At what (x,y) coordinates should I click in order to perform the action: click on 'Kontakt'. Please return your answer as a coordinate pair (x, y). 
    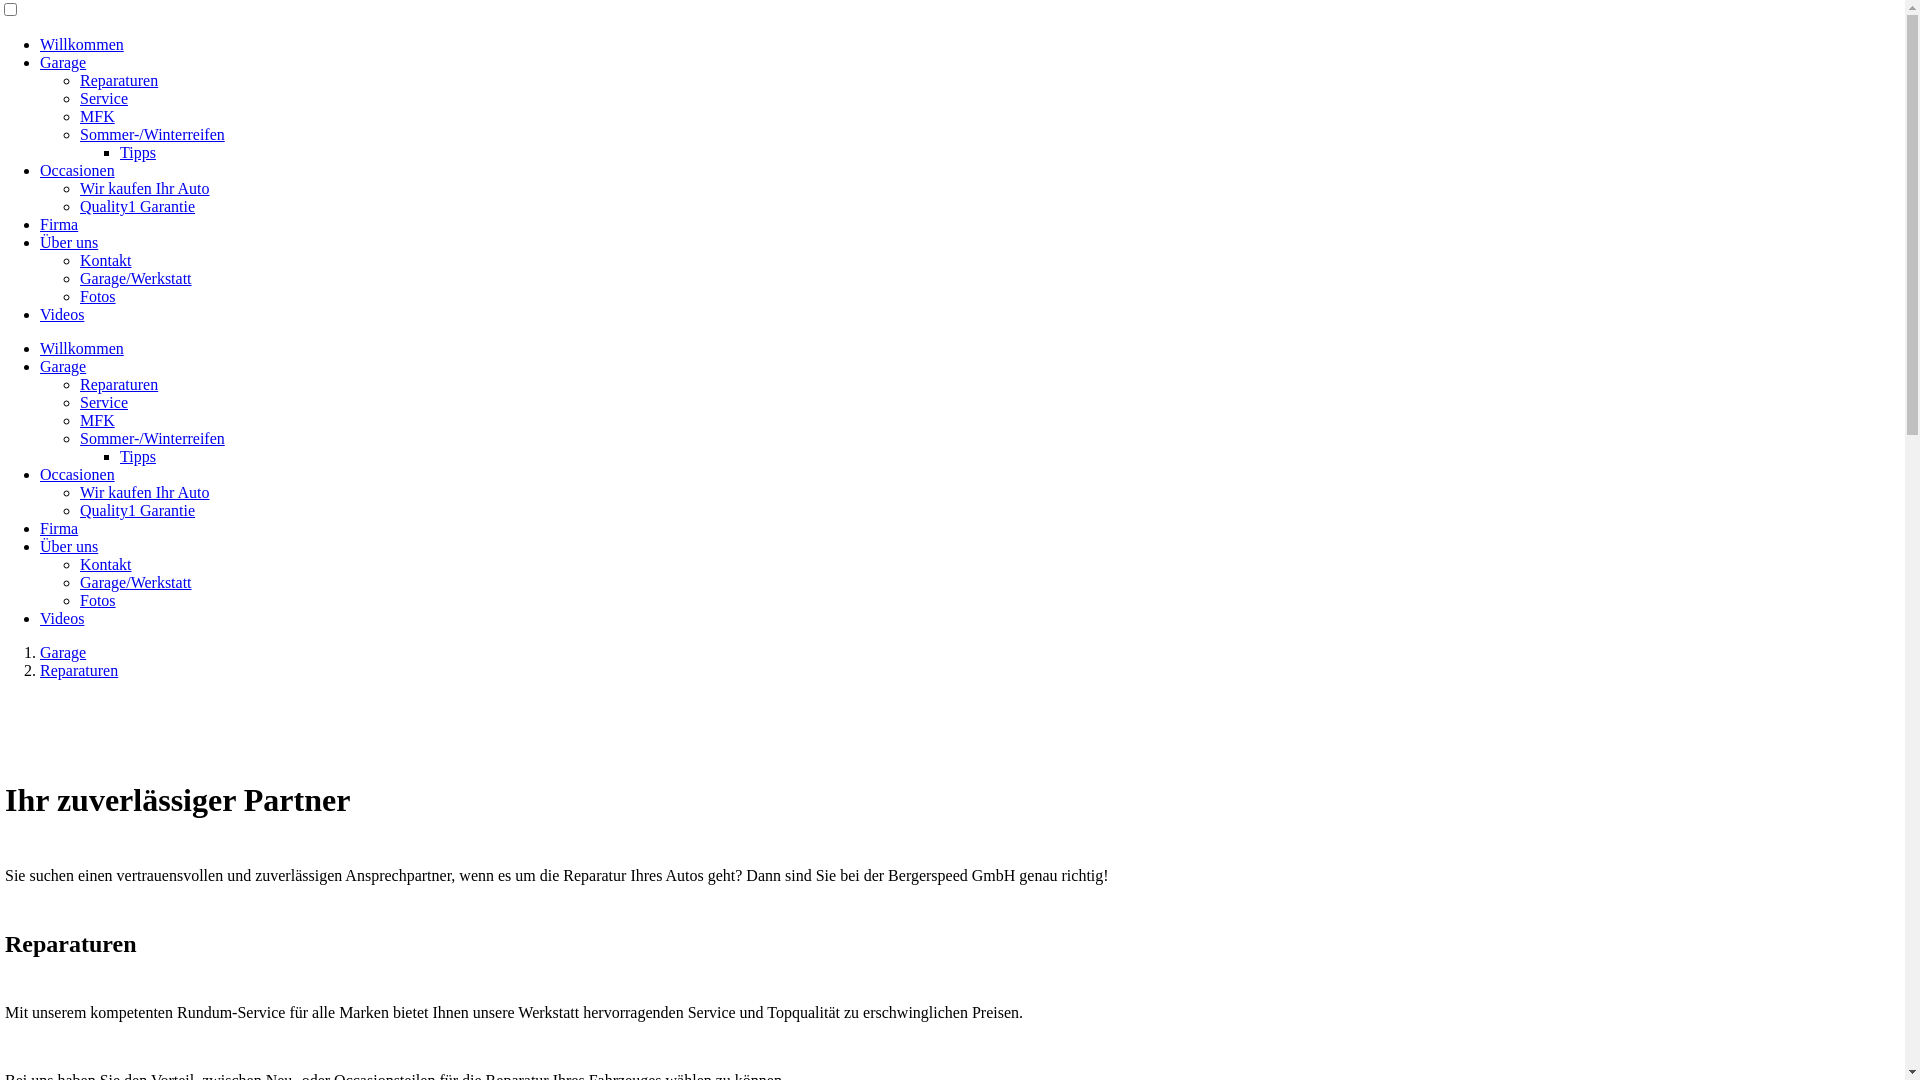
    Looking at the image, I should click on (104, 564).